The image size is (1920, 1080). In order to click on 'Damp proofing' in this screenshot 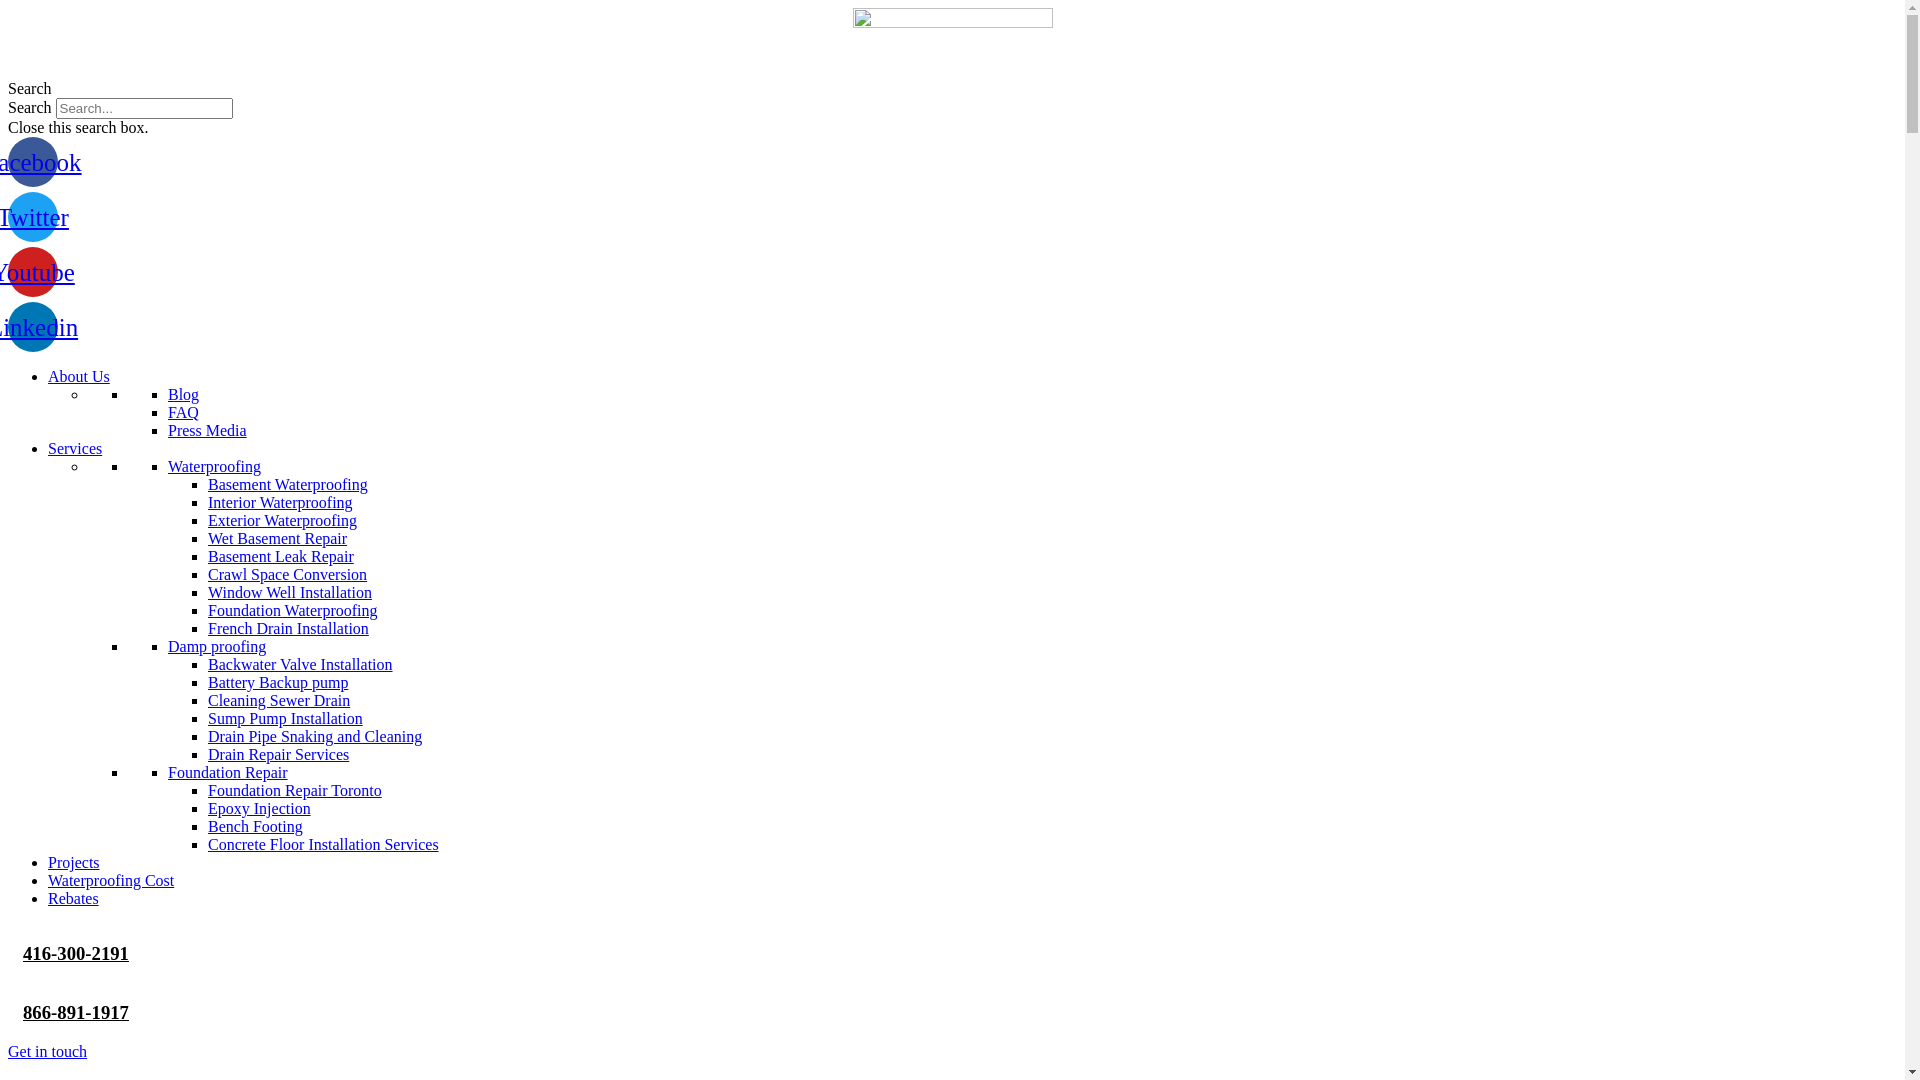, I will do `click(168, 646)`.